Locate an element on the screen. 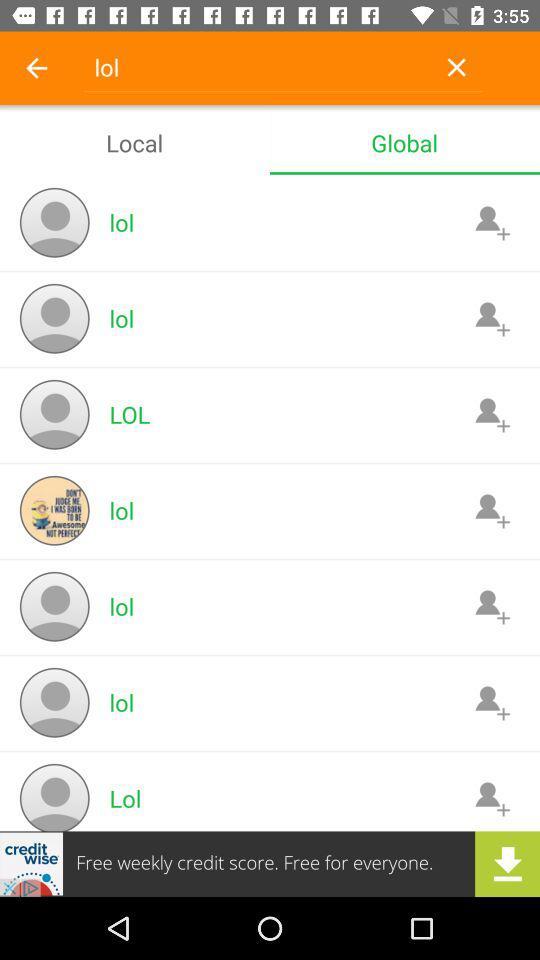  contact is located at coordinates (491, 318).